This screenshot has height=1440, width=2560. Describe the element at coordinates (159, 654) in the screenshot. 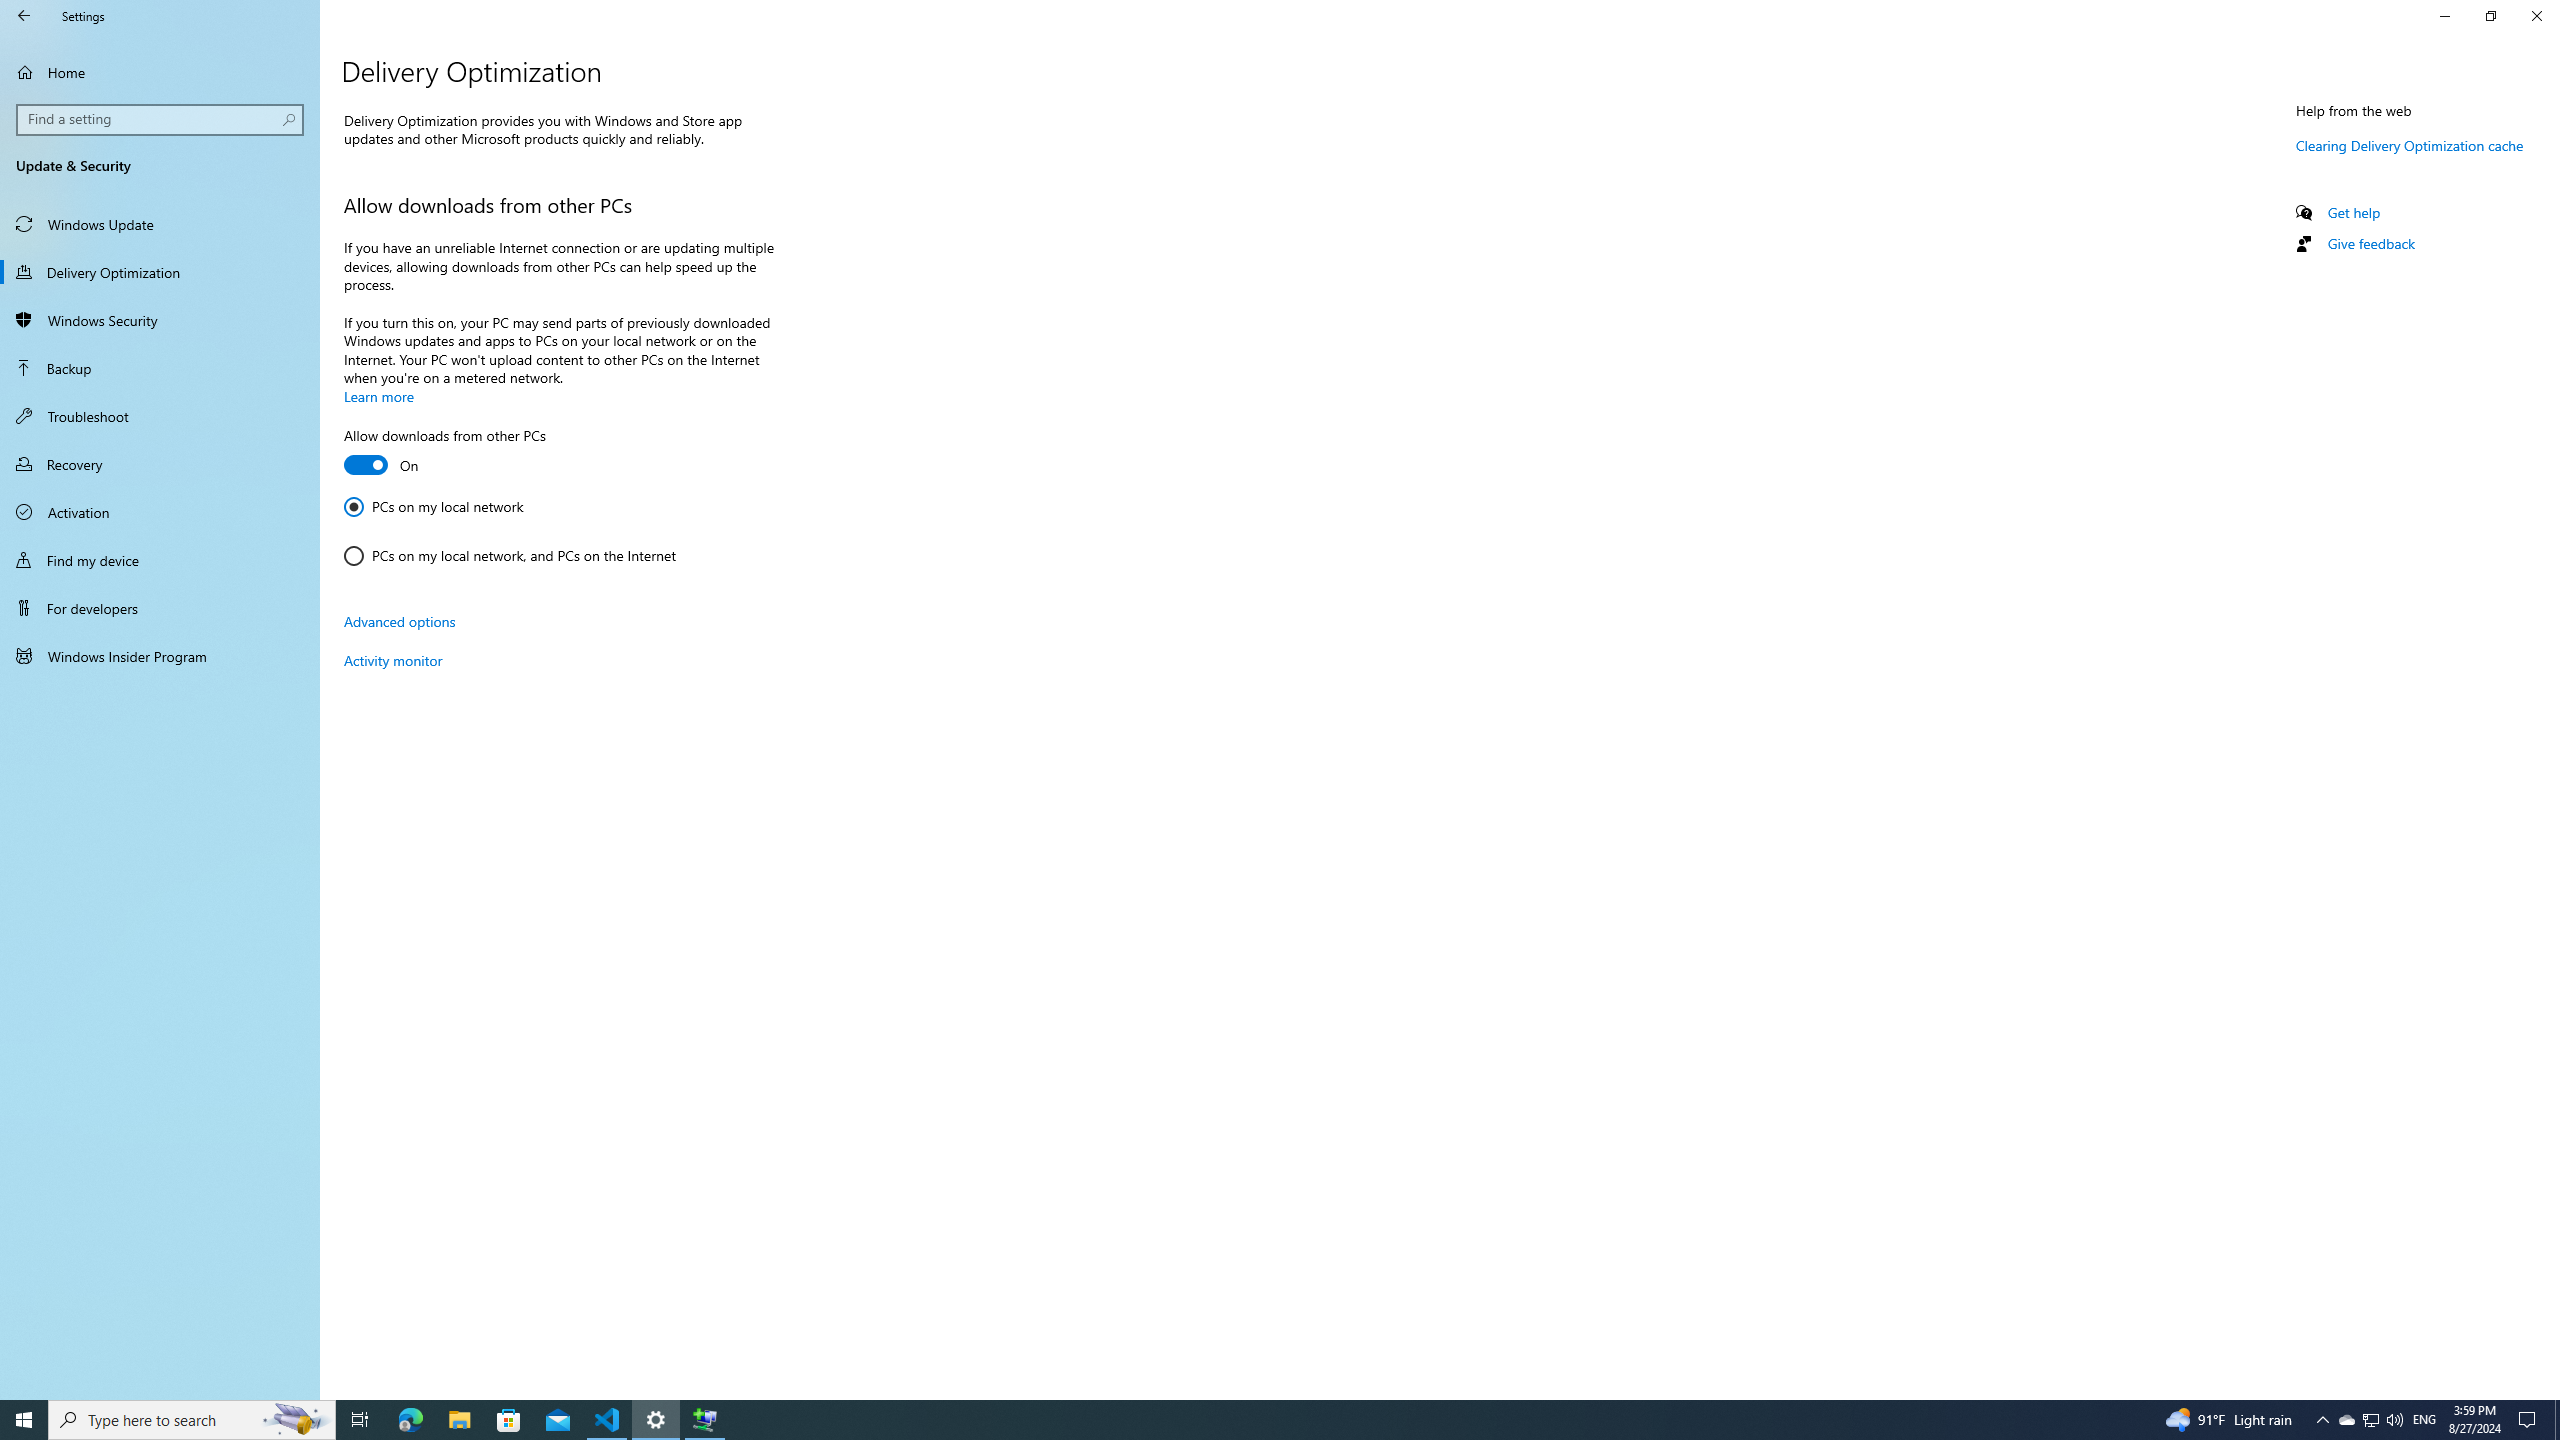

I see `'Windows Insider Program'` at that location.